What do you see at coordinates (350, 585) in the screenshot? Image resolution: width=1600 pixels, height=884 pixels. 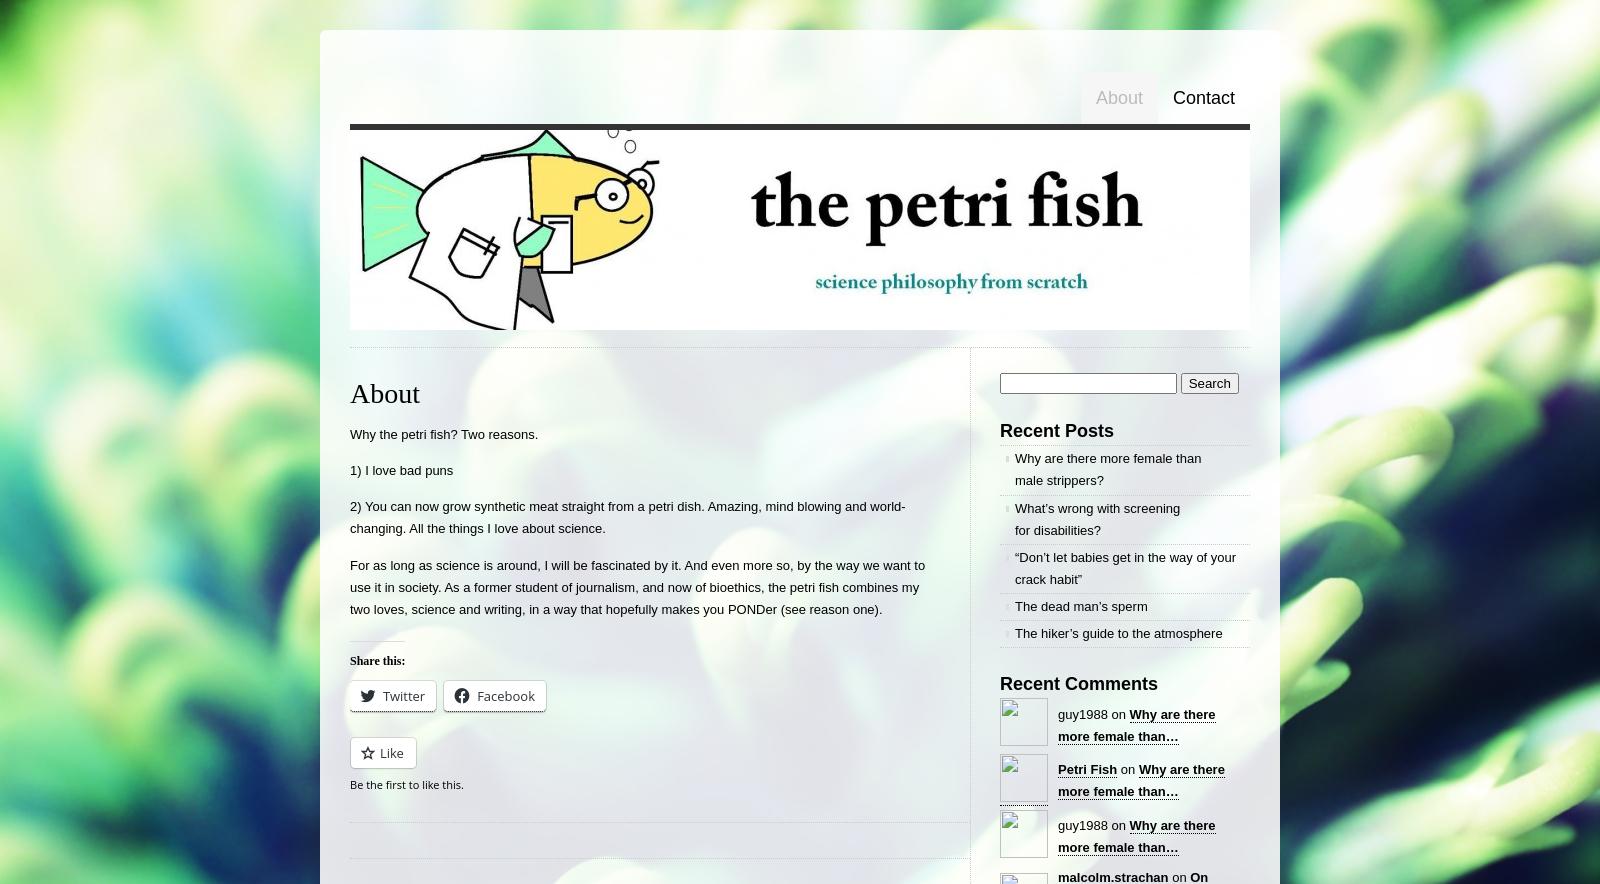 I see `'For as long as science is around, I will be fascinated by it. And even more so, by the way we want to use it in society. As a former student of journalism, and now of bioethics, the petri fish combines my two loves, science and writing, in a way that hopefully makes you PONDer (see reason one).'` at bounding box center [350, 585].